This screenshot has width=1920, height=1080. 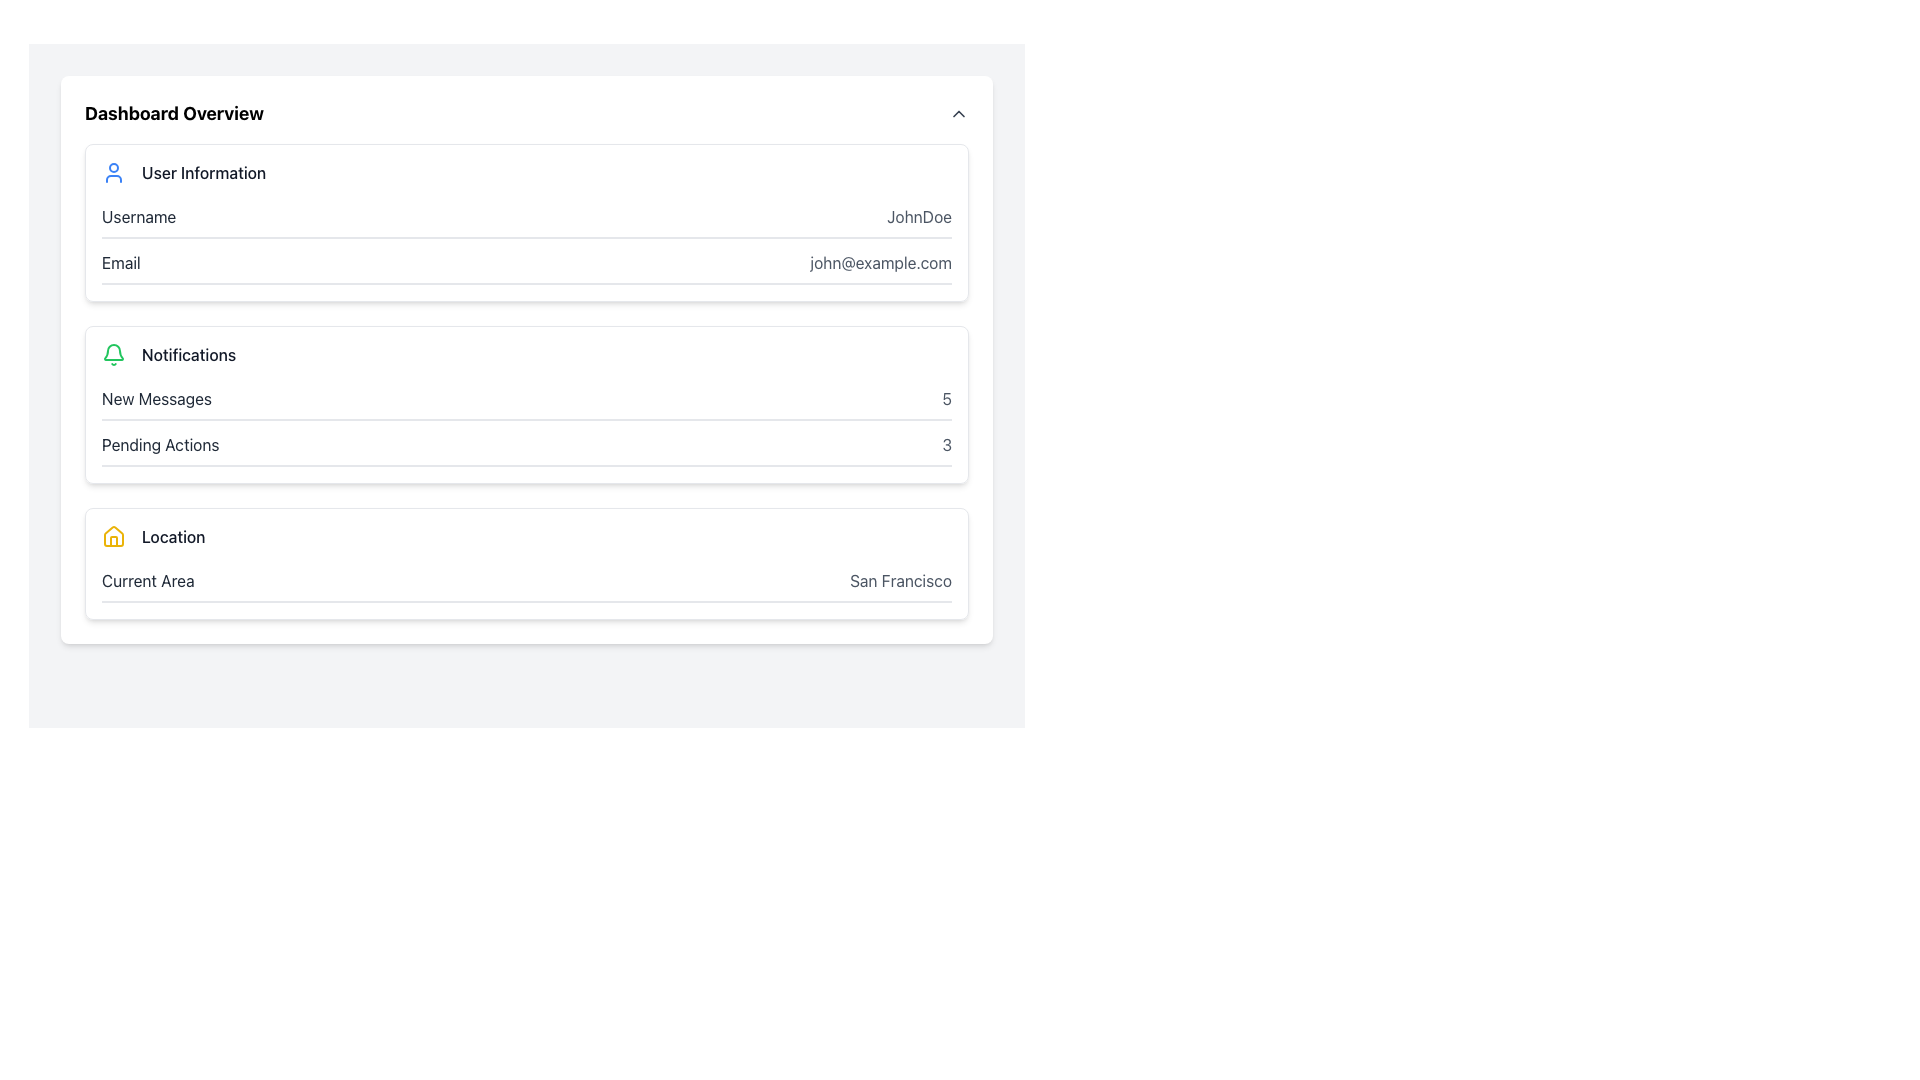 I want to click on the upward-pointing chevron icon located near the top-right corner of the 'Dashboard Overview' header, so click(x=958, y=114).